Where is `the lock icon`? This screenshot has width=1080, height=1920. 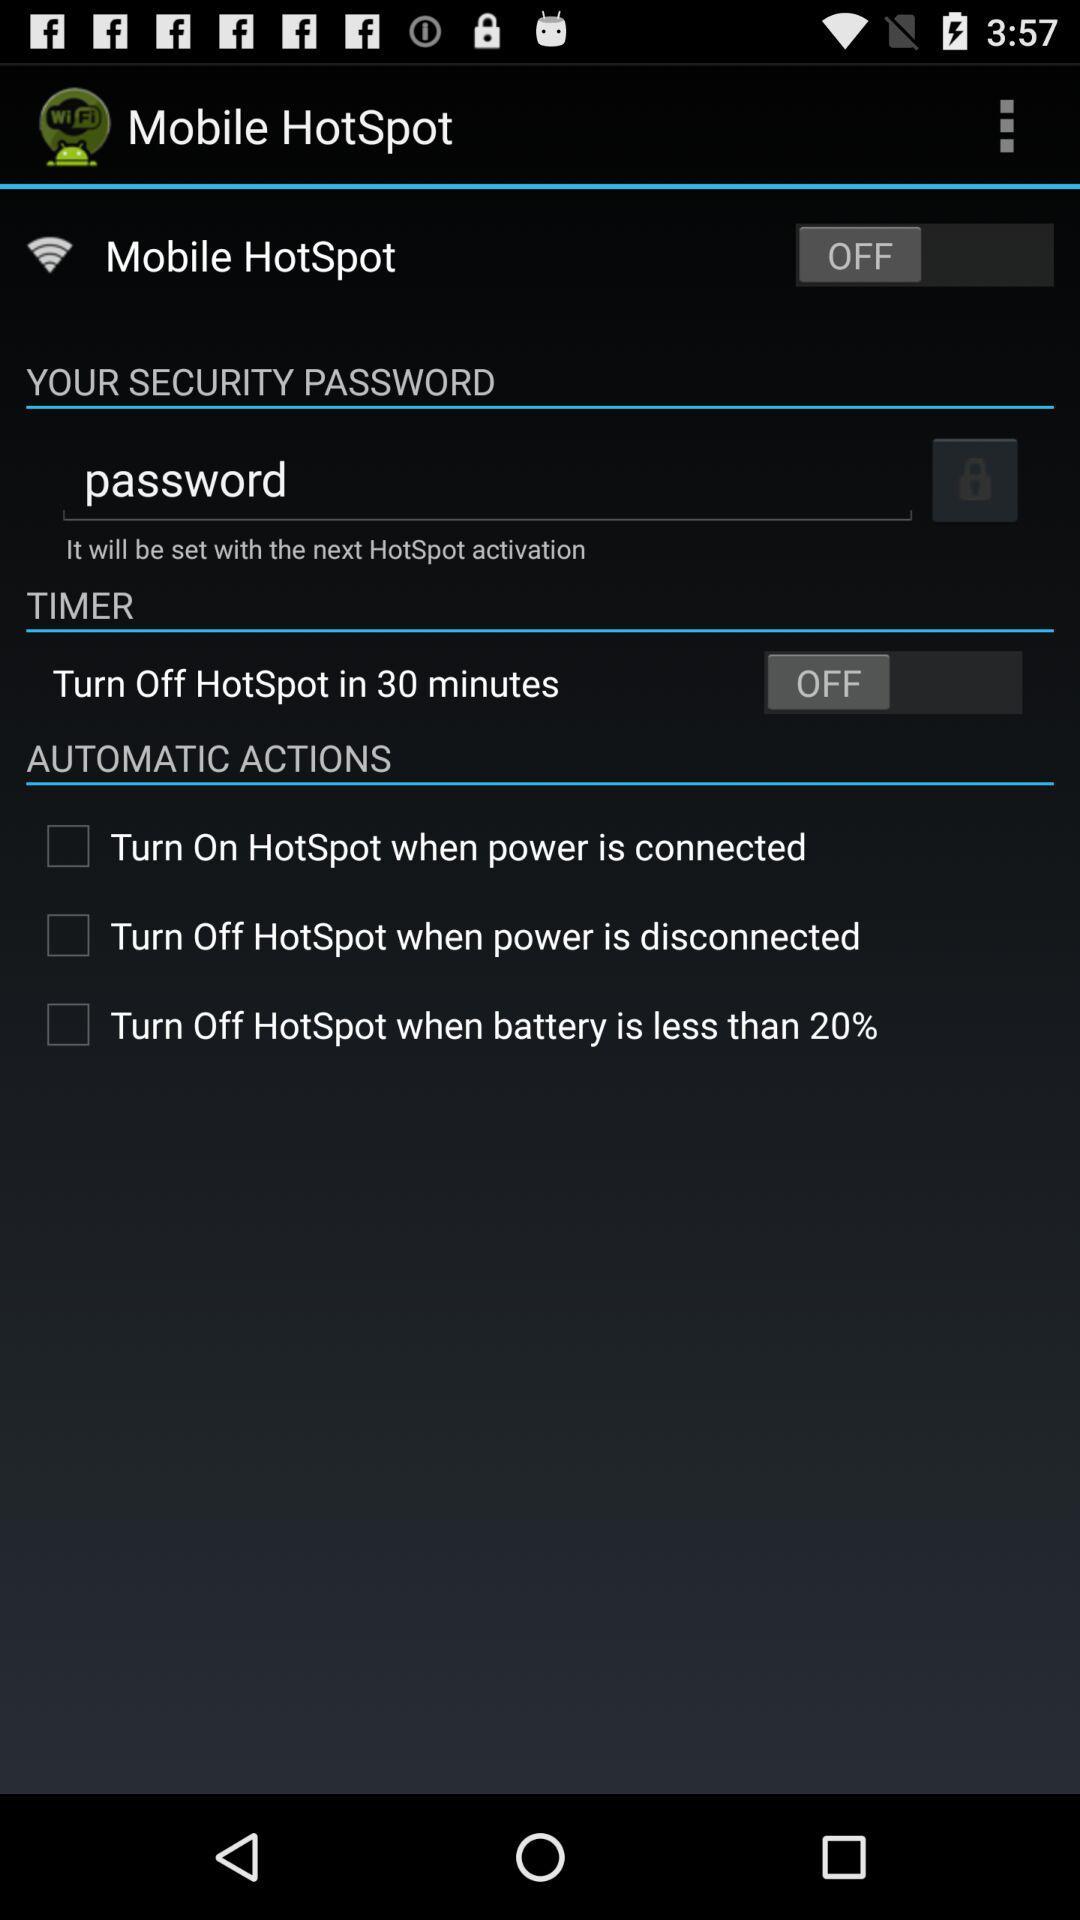 the lock icon is located at coordinates (974, 512).